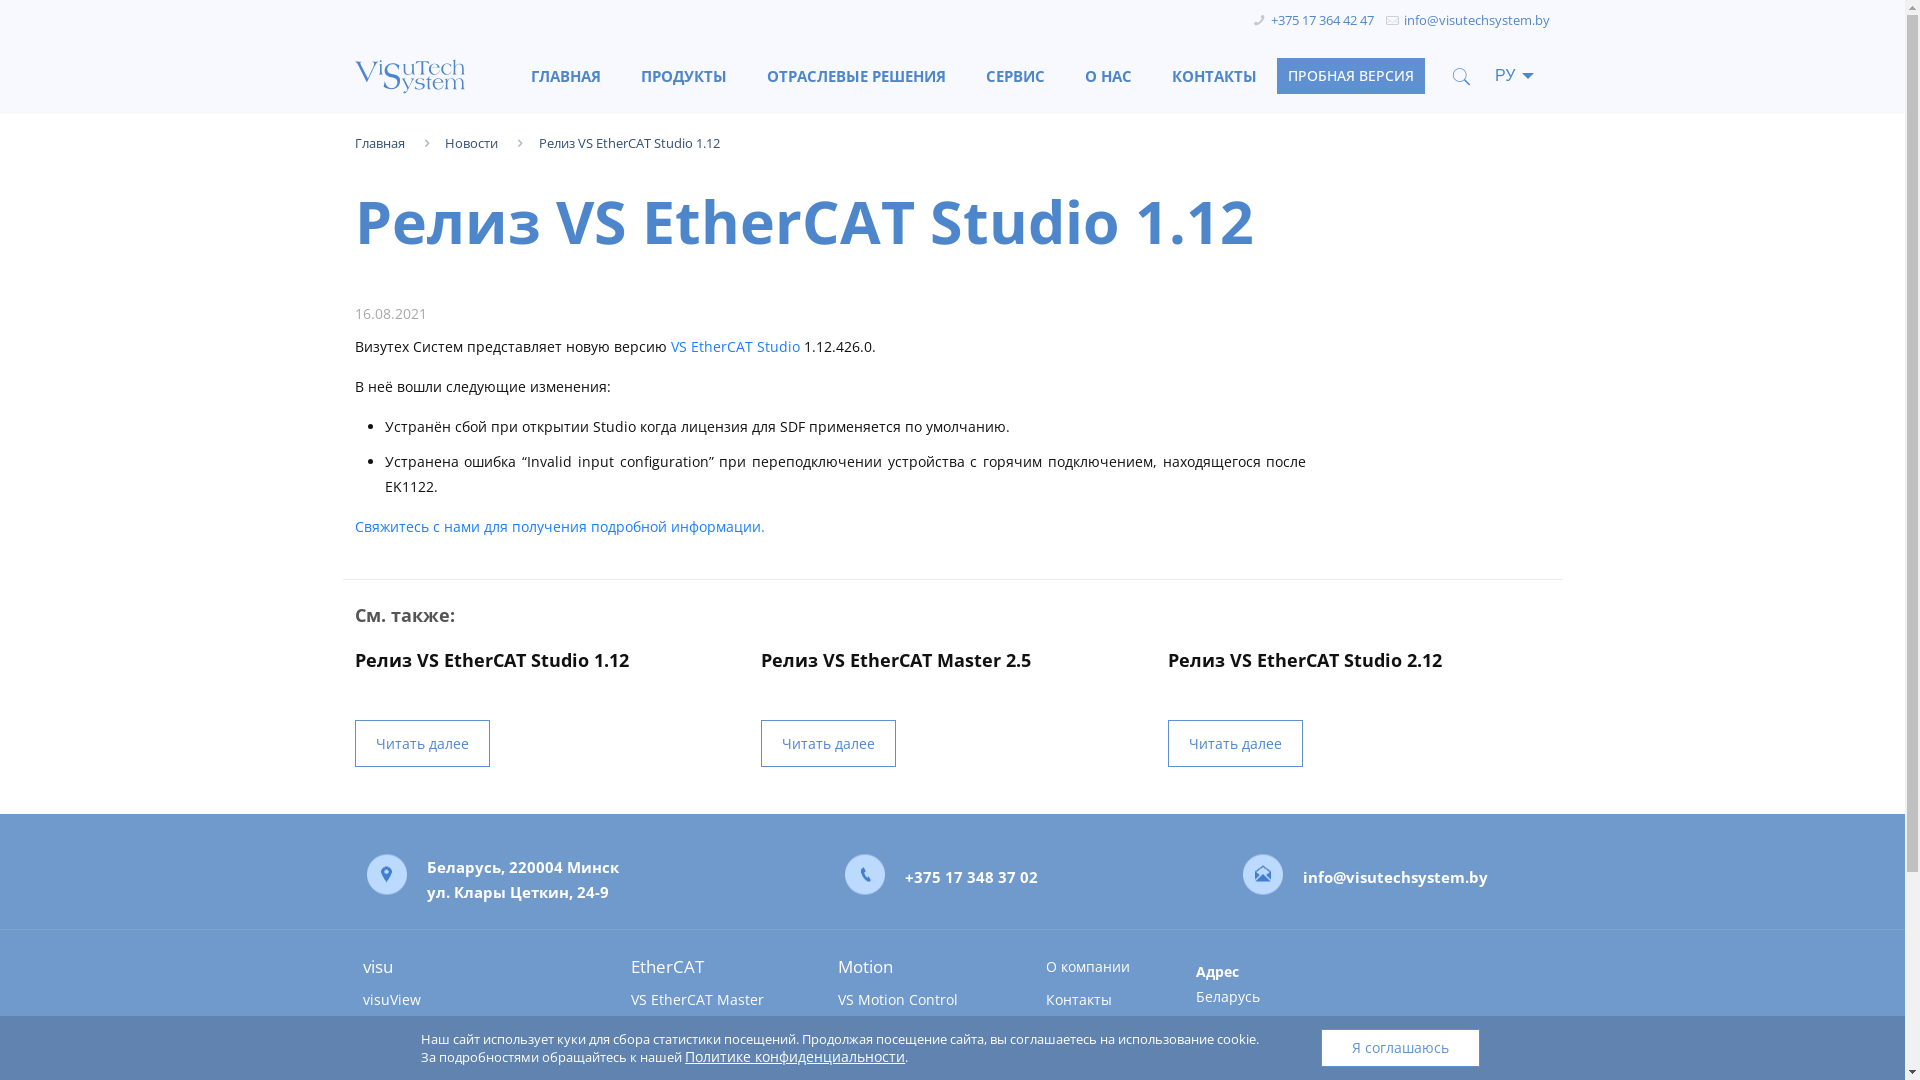 The image size is (1920, 1080). I want to click on 'info@visutechsystem.by', so click(1477, 19).